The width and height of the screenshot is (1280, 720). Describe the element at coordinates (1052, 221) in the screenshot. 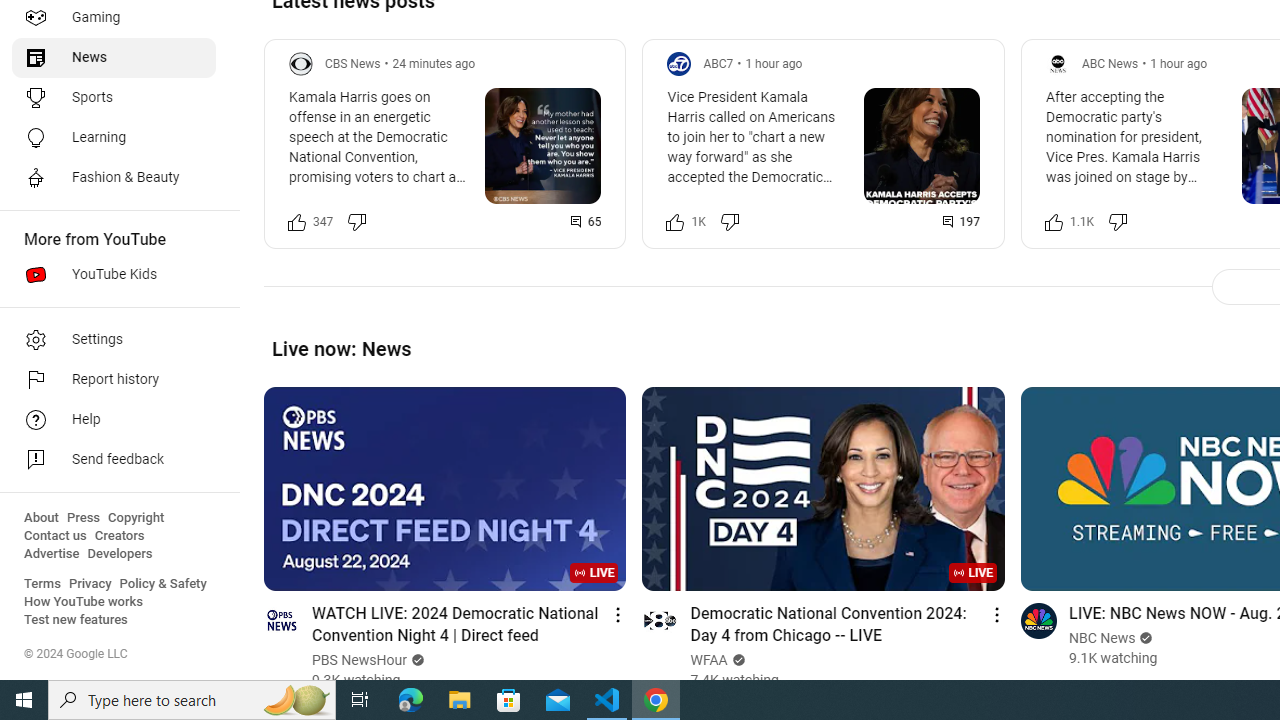

I see `'Like this post along with 1,140 other people'` at that location.